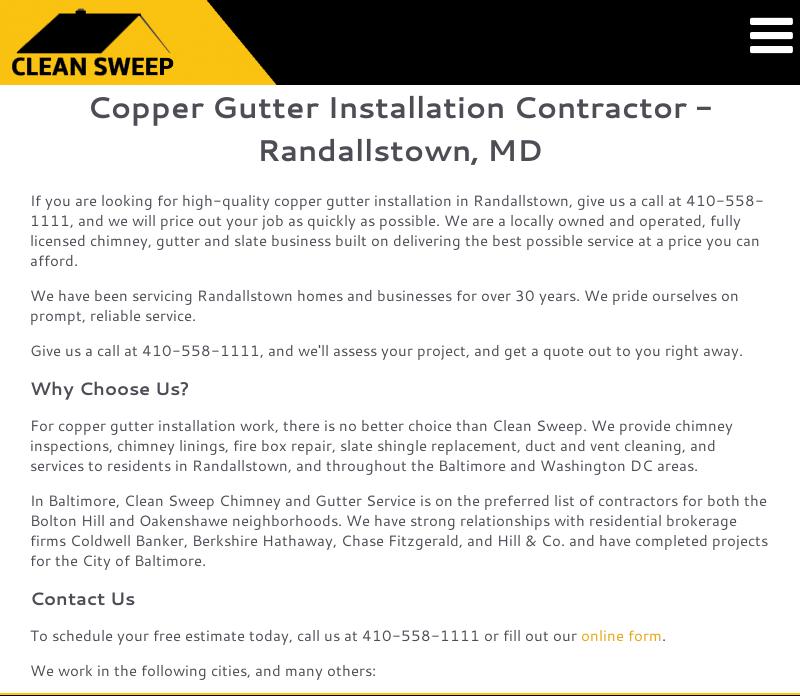  Describe the element at coordinates (385, 350) in the screenshot. I see `'Give us a call at 410-558-1111, and we'll assess your project, and get a quote out to you right away.'` at that location.